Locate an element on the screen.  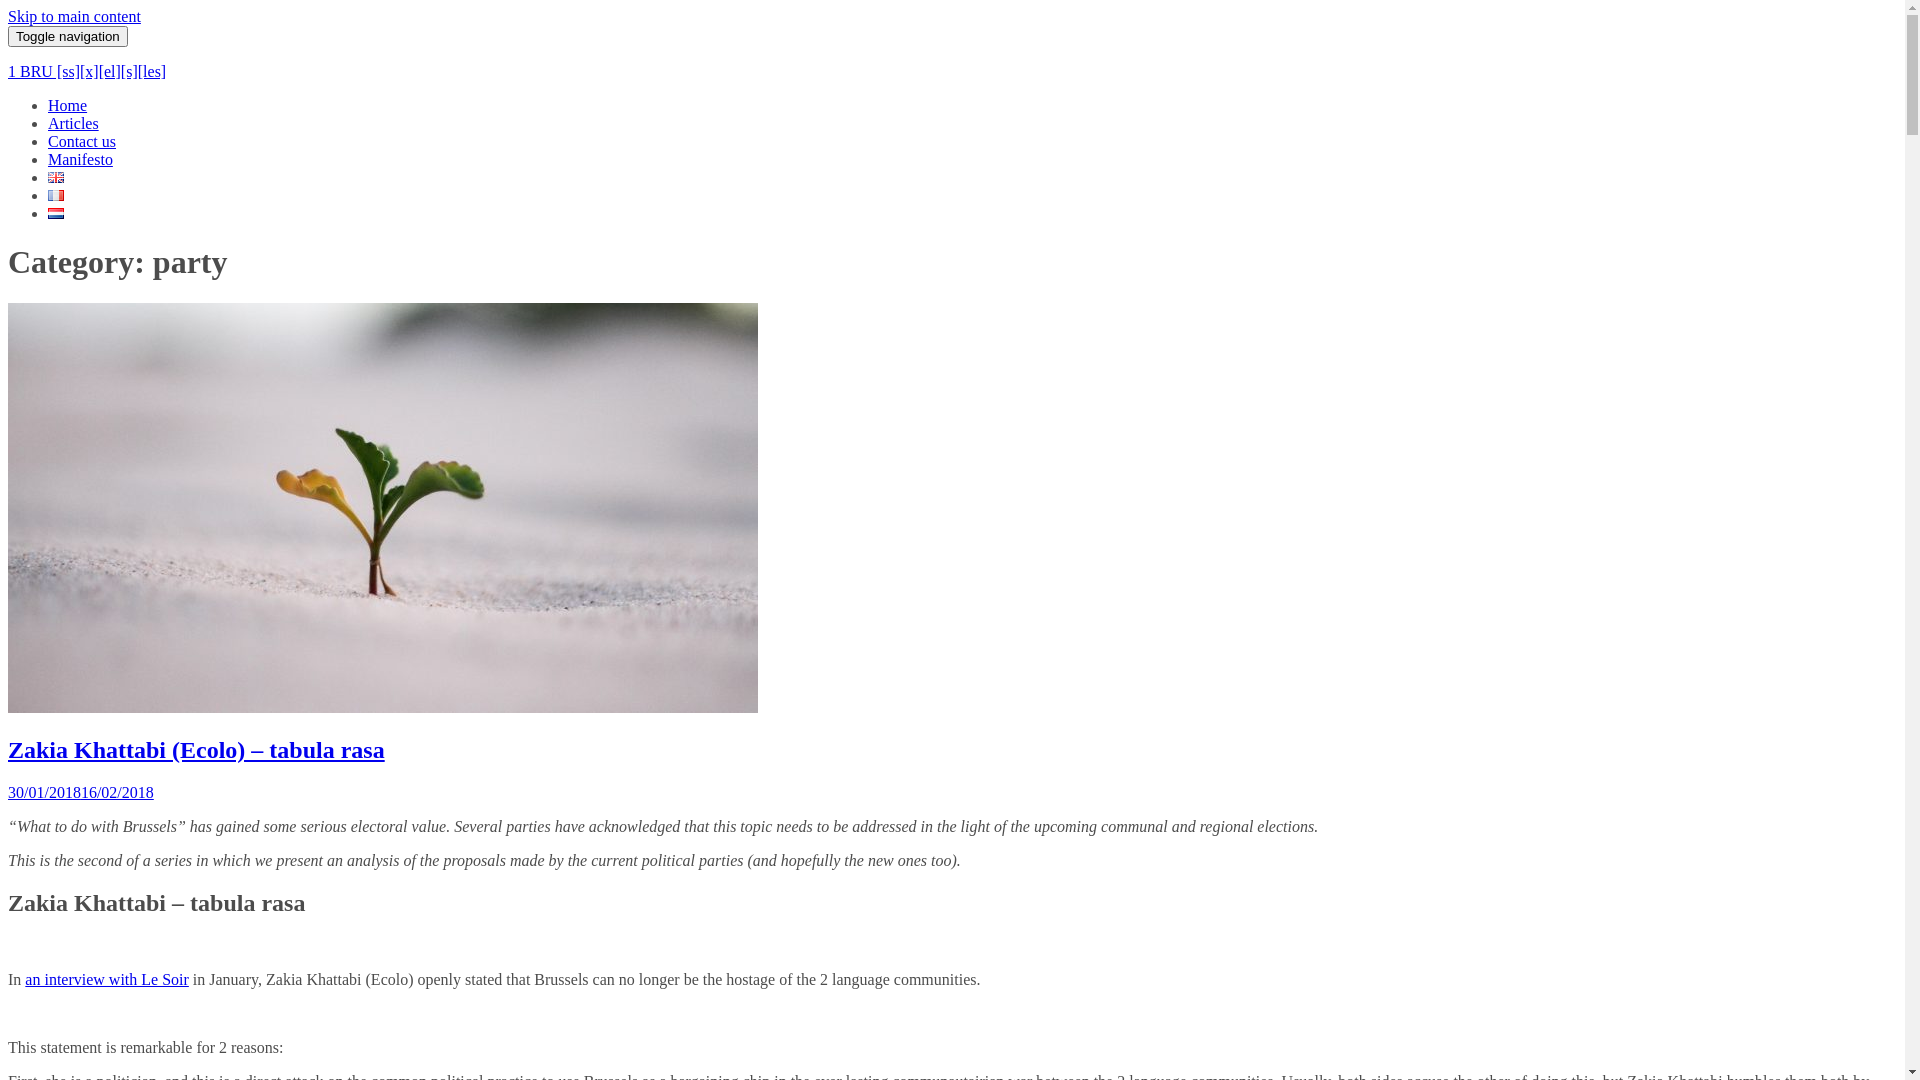
'an interview with Le Soir' is located at coordinates (105, 977).